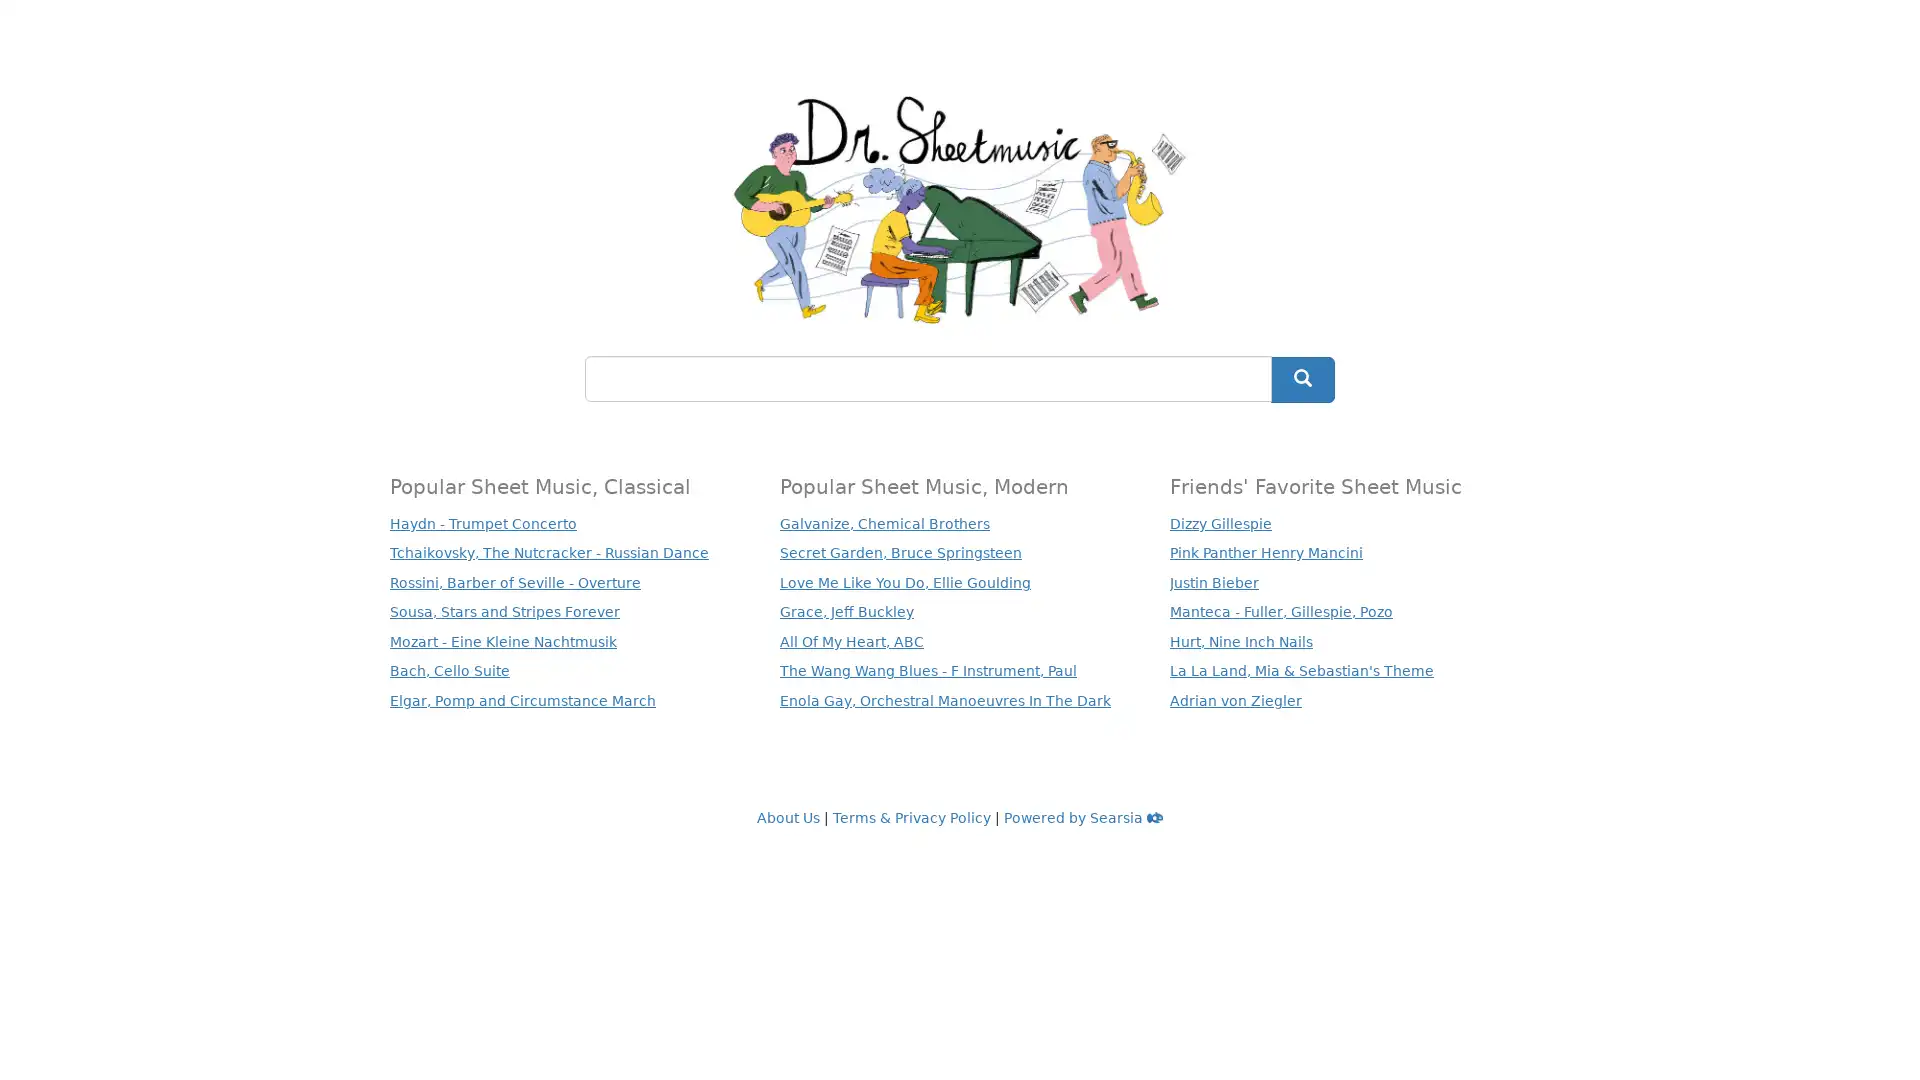 This screenshot has width=1920, height=1080. I want to click on Search, so click(1302, 378).